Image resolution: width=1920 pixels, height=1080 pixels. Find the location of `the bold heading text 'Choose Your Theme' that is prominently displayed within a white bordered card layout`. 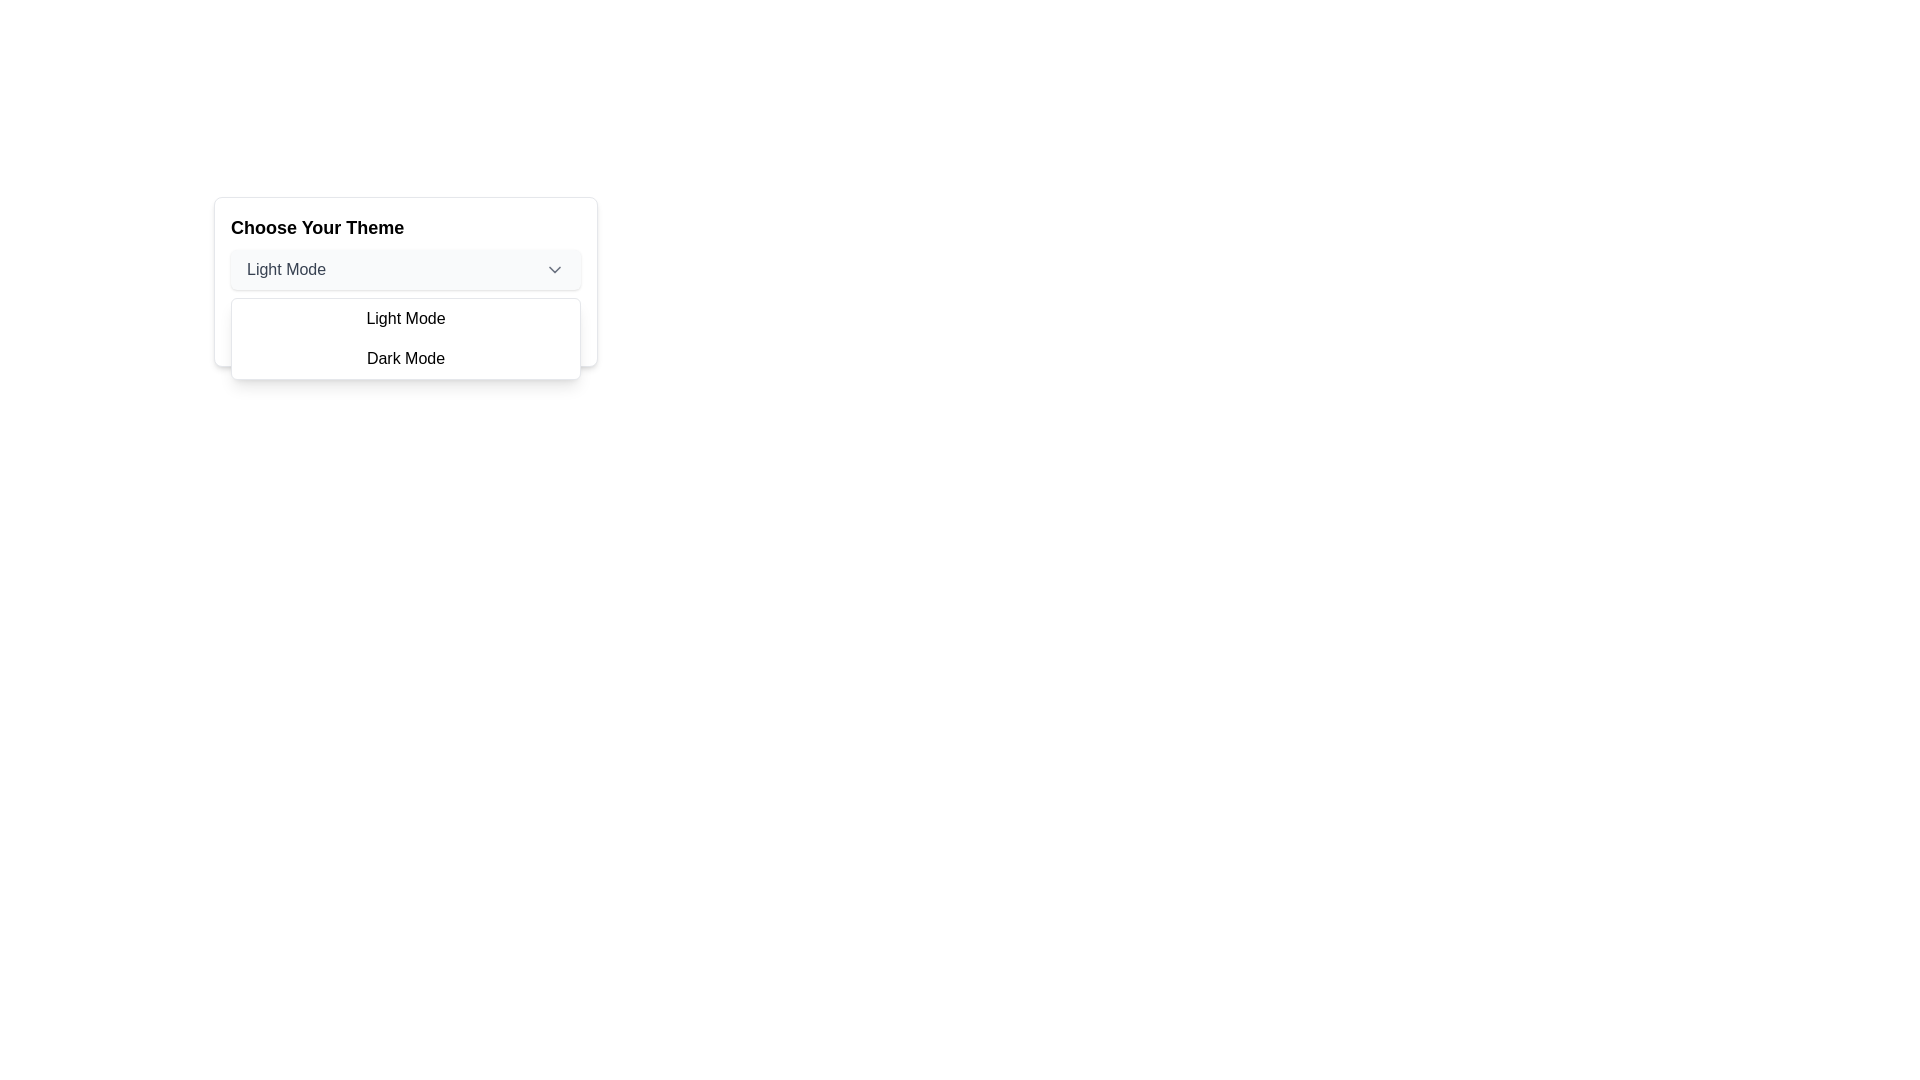

the bold heading text 'Choose Your Theme' that is prominently displayed within a white bordered card layout is located at coordinates (316, 226).